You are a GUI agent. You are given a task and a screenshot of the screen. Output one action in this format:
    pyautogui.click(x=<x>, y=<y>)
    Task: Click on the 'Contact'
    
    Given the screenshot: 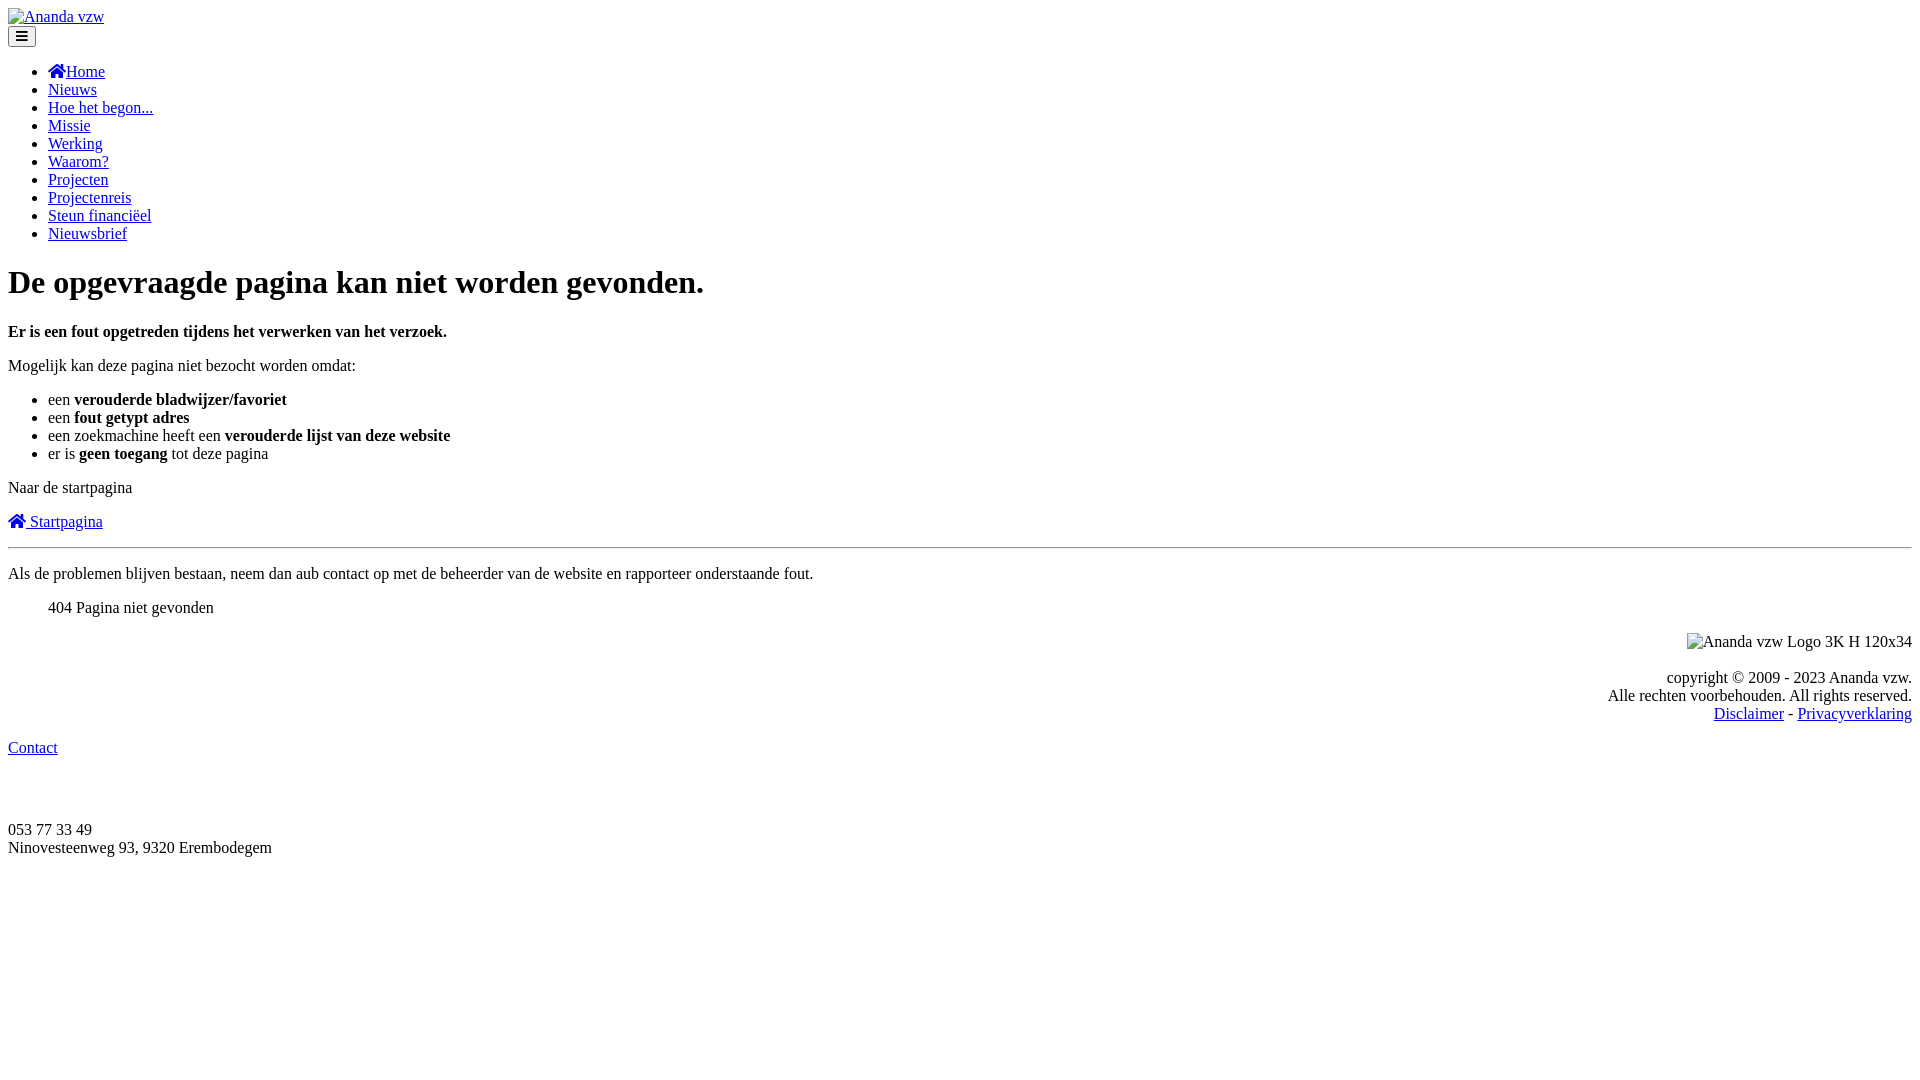 What is the action you would take?
    pyautogui.click(x=33, y=747)
    